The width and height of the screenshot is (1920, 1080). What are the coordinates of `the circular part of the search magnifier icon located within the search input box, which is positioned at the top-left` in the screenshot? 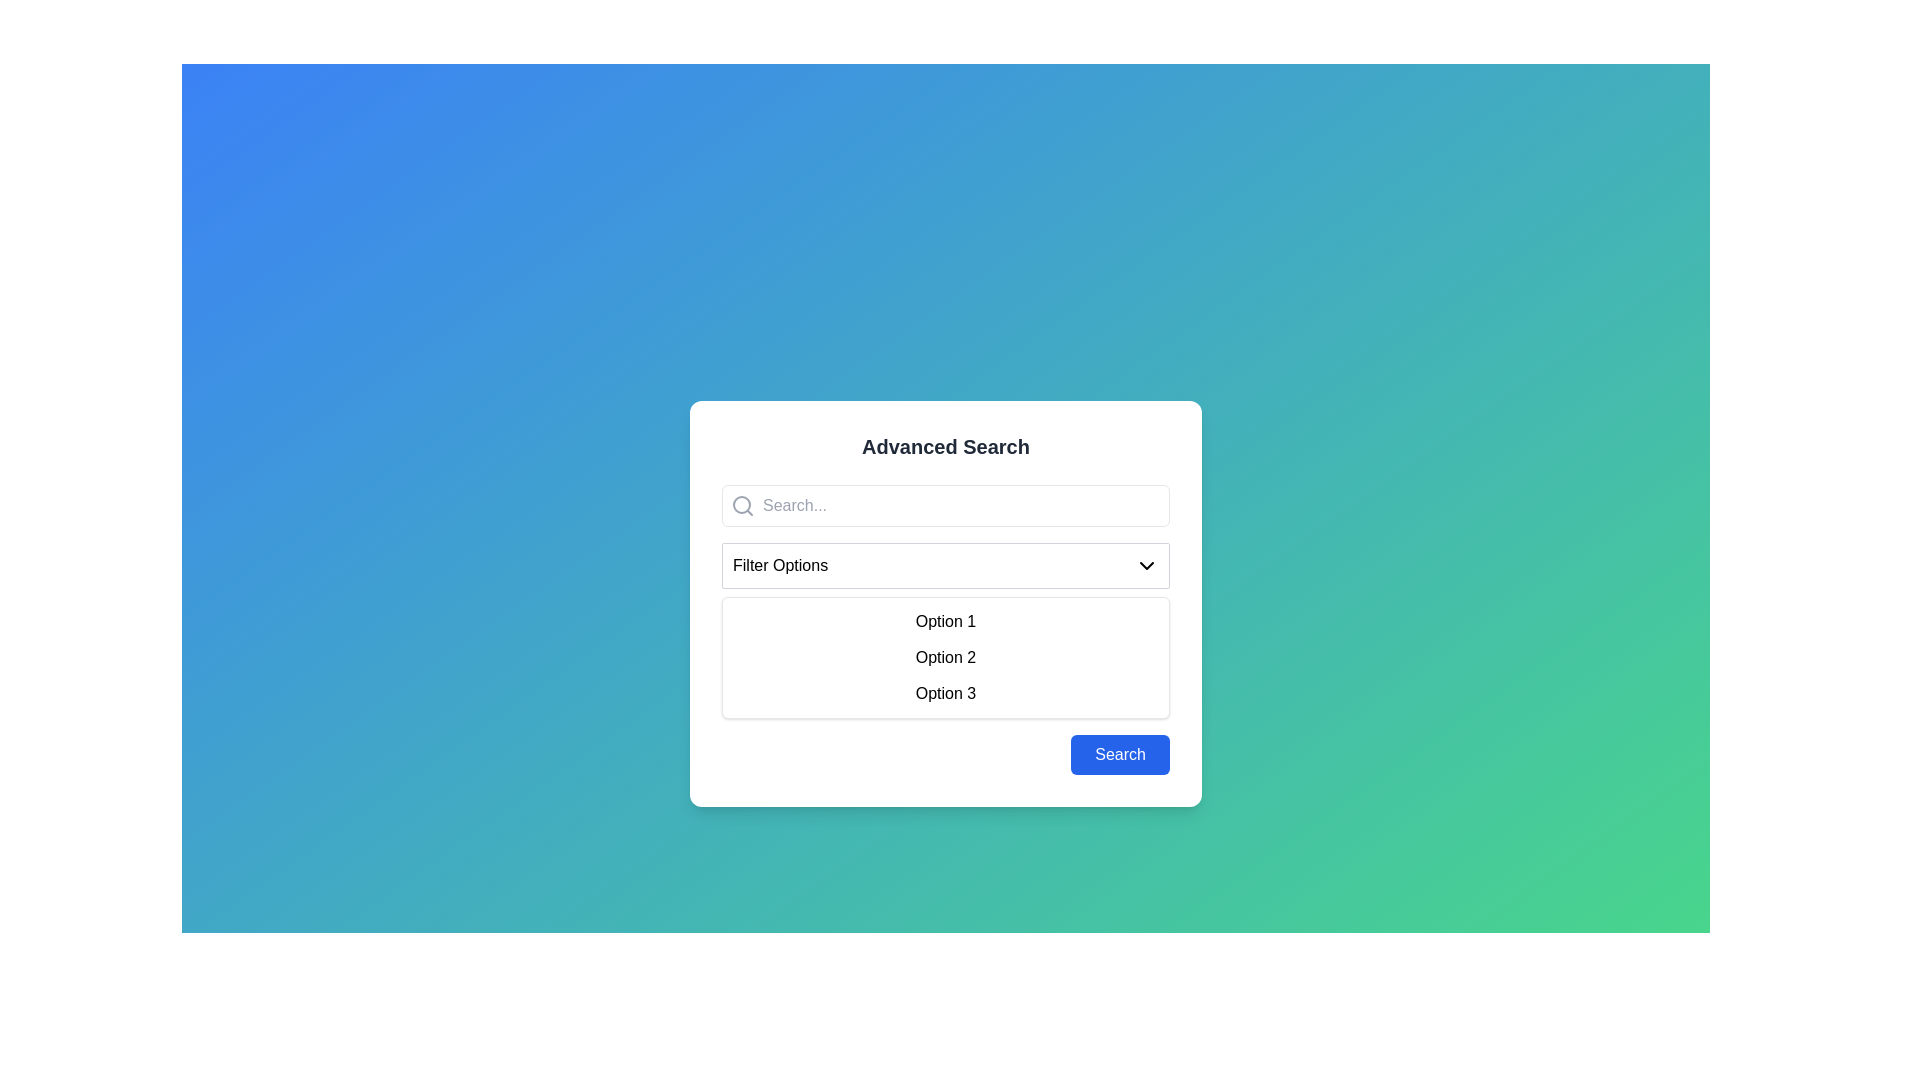 It's located at (741, 504).